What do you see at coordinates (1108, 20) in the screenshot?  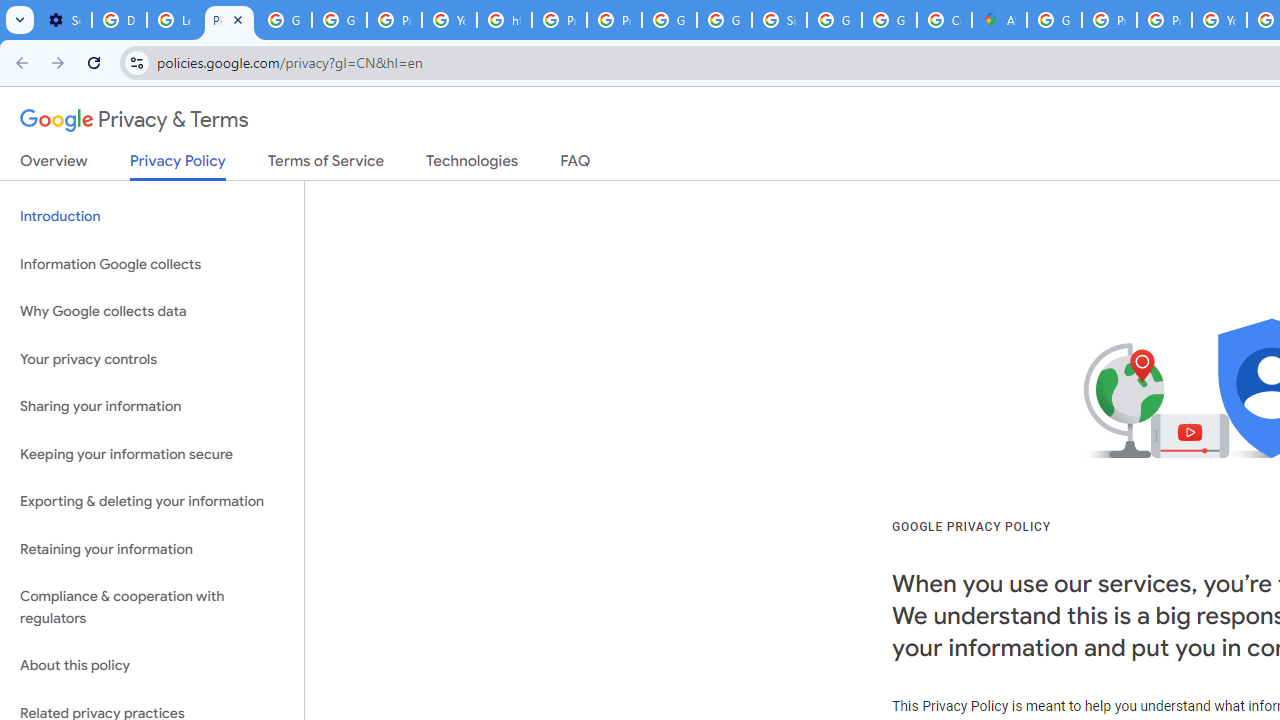 I see `'Privacy Help Center - Policies Help'` at bounding box center [1108, 20].